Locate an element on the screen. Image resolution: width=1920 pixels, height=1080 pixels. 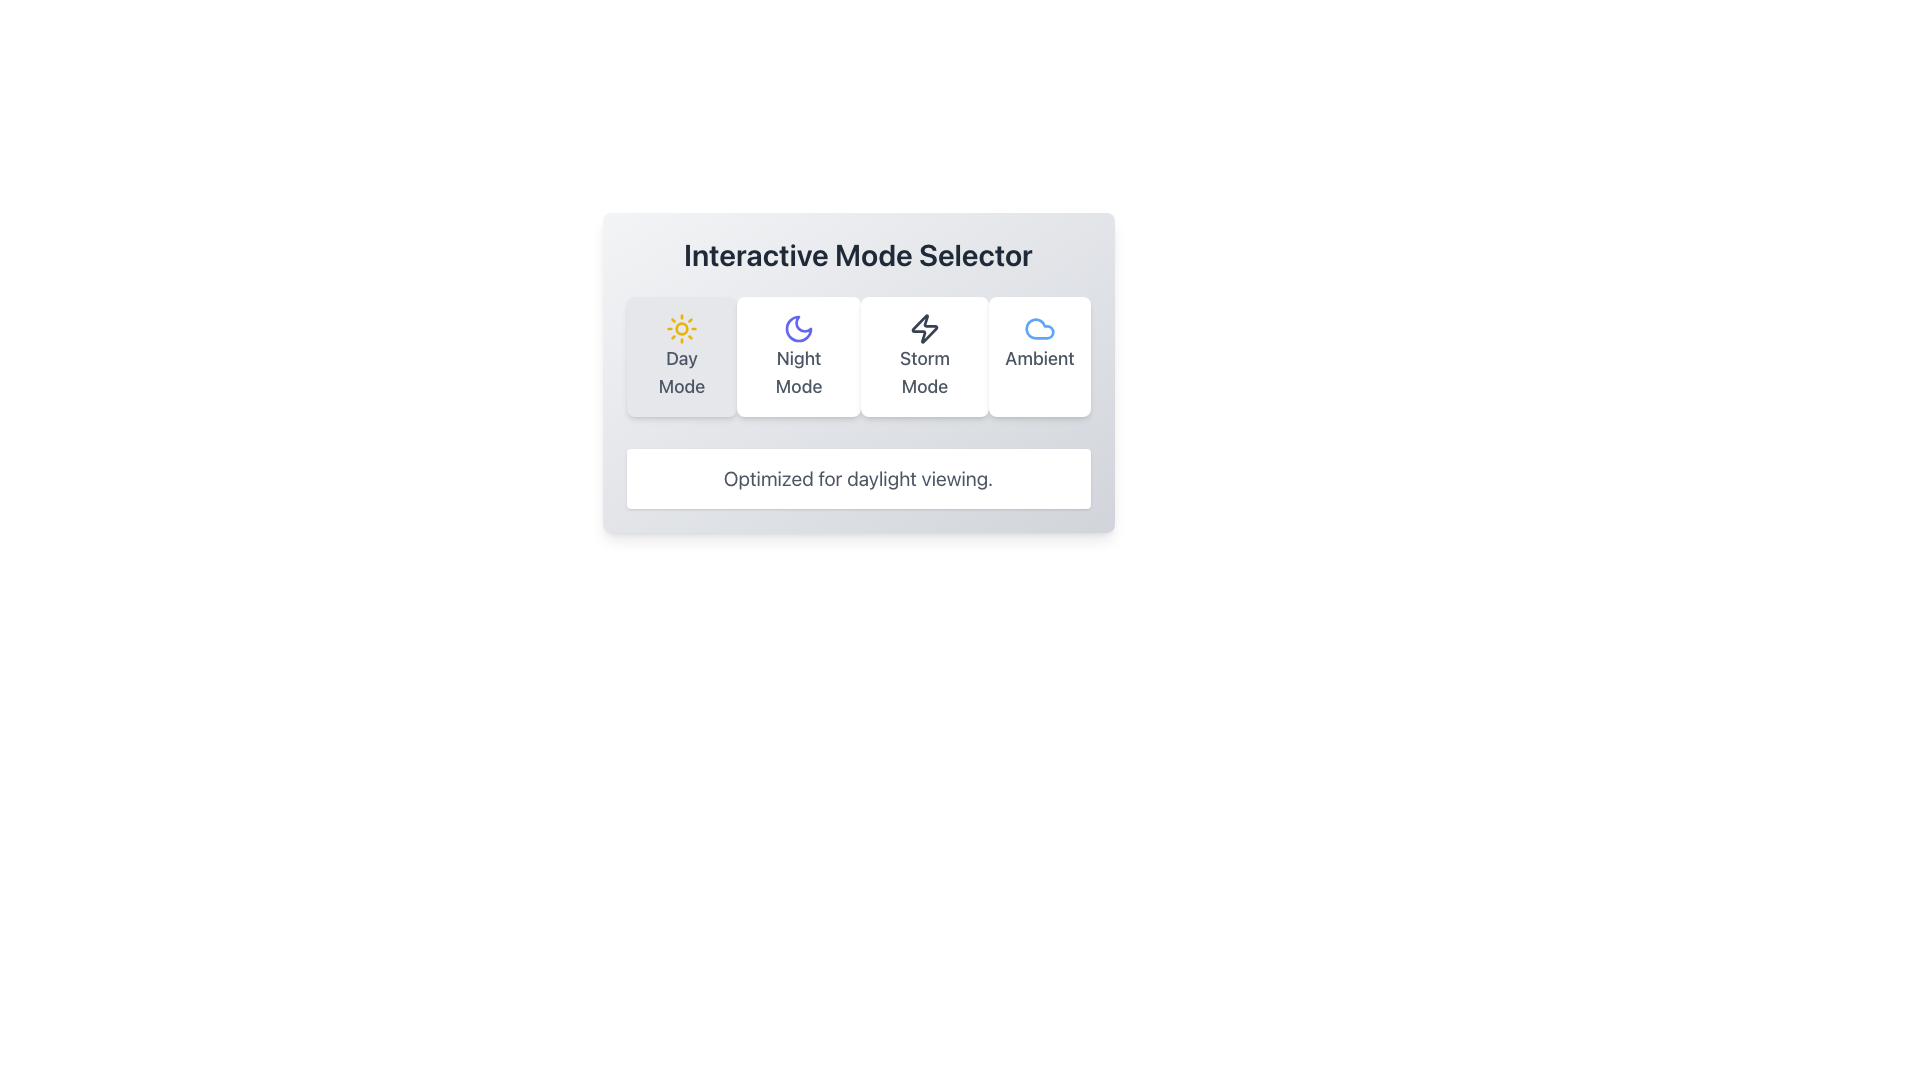
the text label 'Night Mode' which is displayed in a medium-sized, gray font within the card-like button in the modal titled 'Night Mode' is located at coordinates (798, 373).